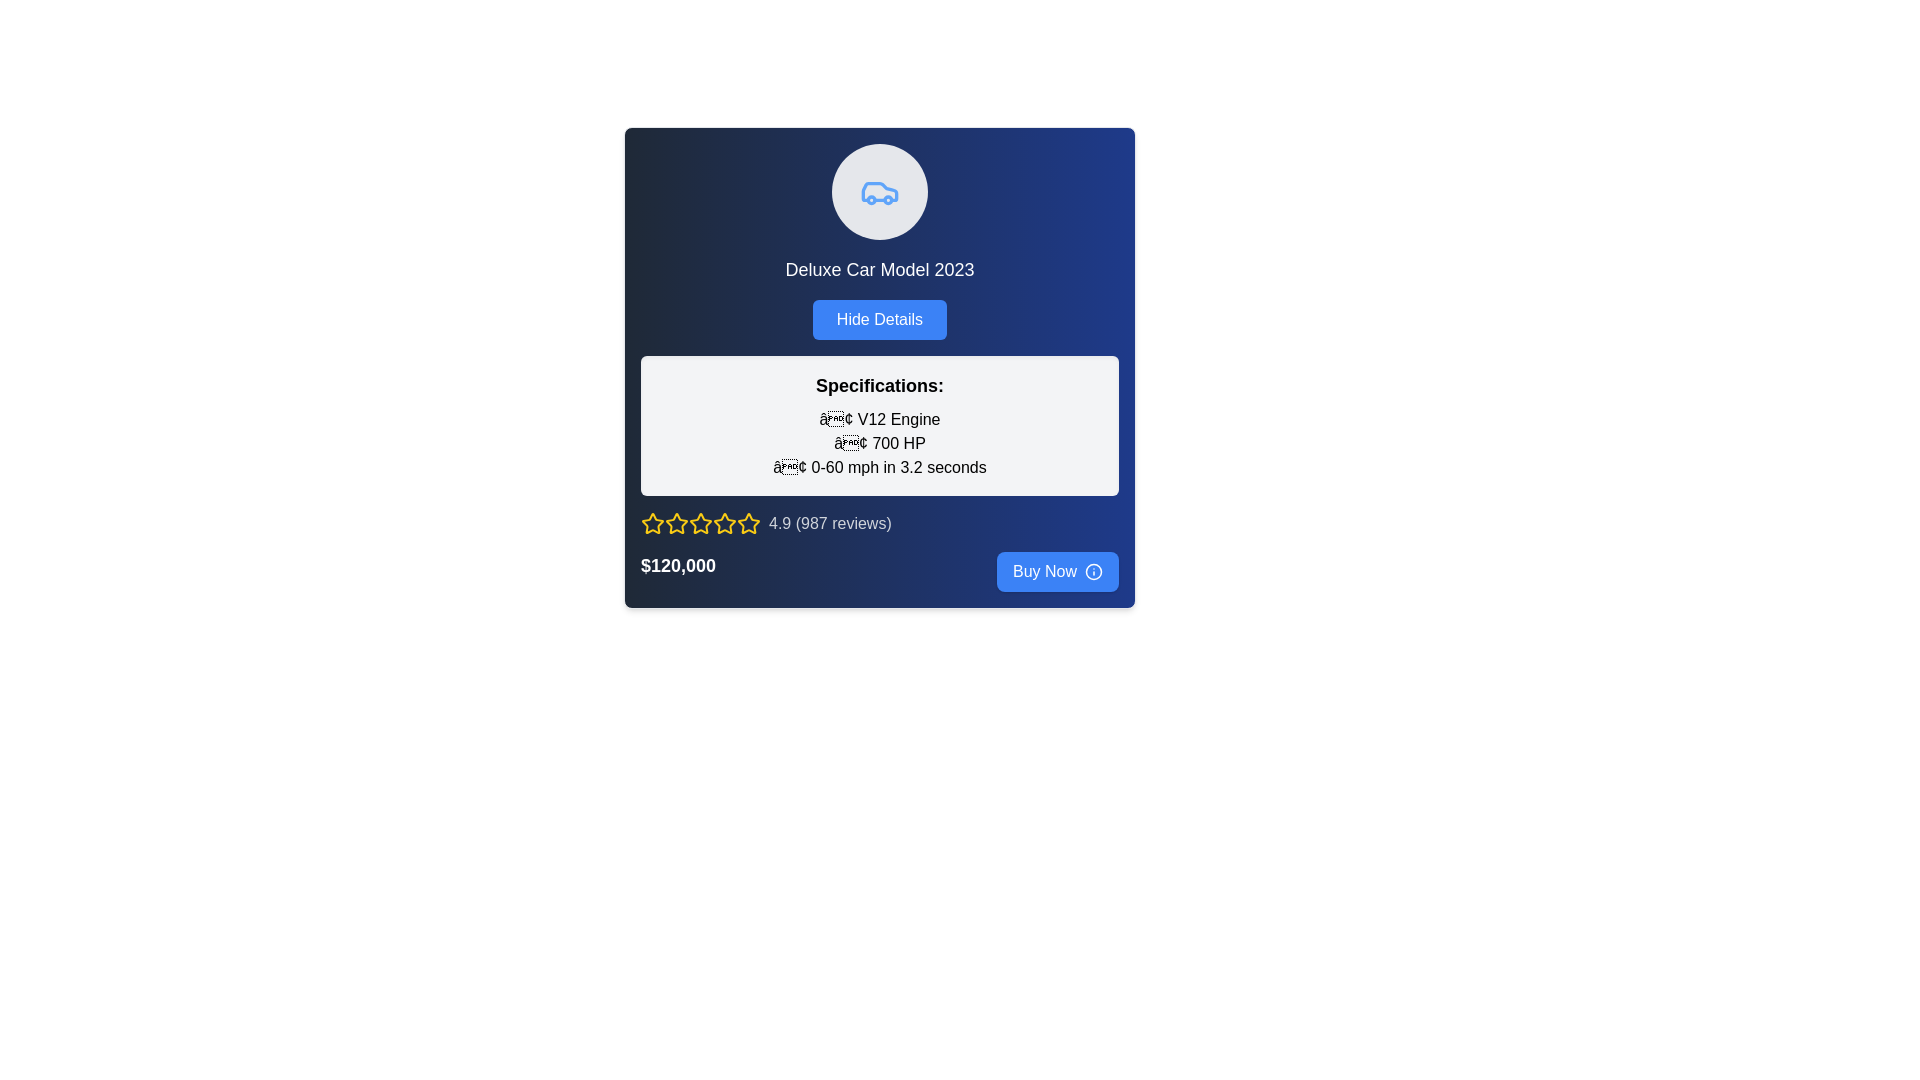 This screenshot has height=1080, width=1920. I want to click on the rating display section that shows five yellow stars, a rating score of '4.9', and '(987 reviews)', located above the price and 'Buy Now' button, so click(879, 523).